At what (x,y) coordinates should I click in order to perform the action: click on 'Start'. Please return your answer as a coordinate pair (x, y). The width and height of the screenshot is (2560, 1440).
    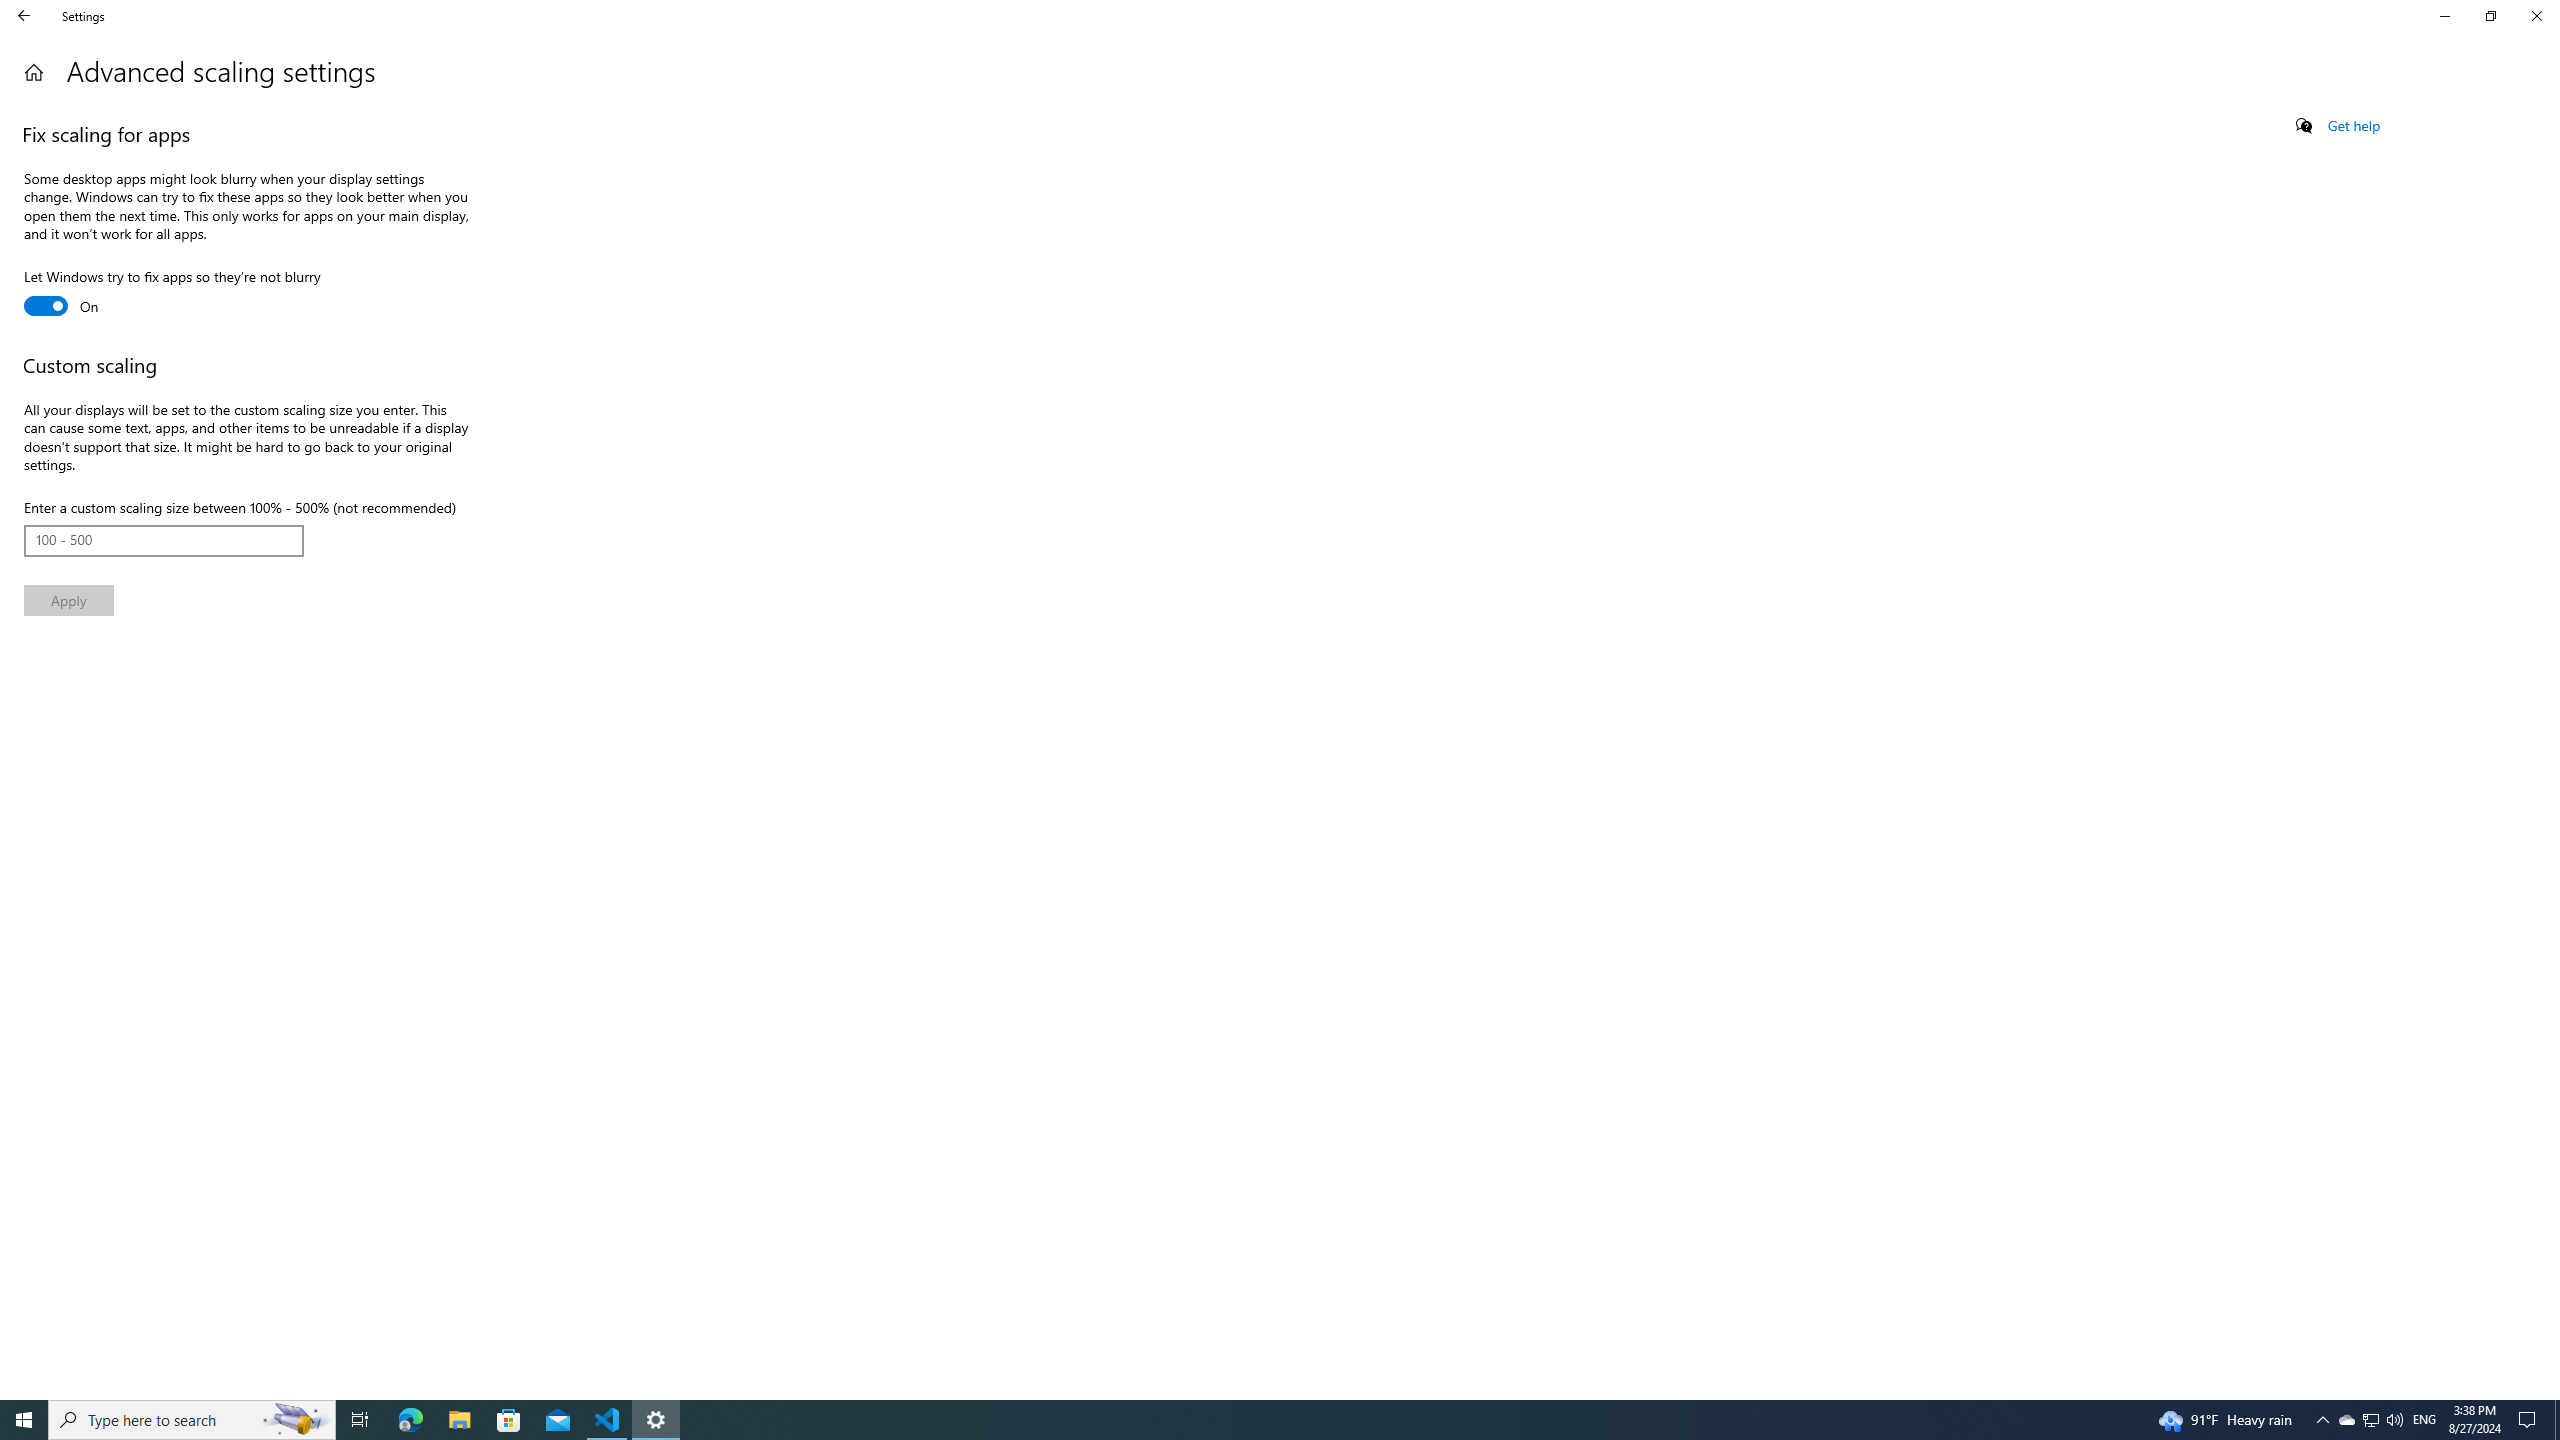
    Looking at the image, I should click on (24, 1418).